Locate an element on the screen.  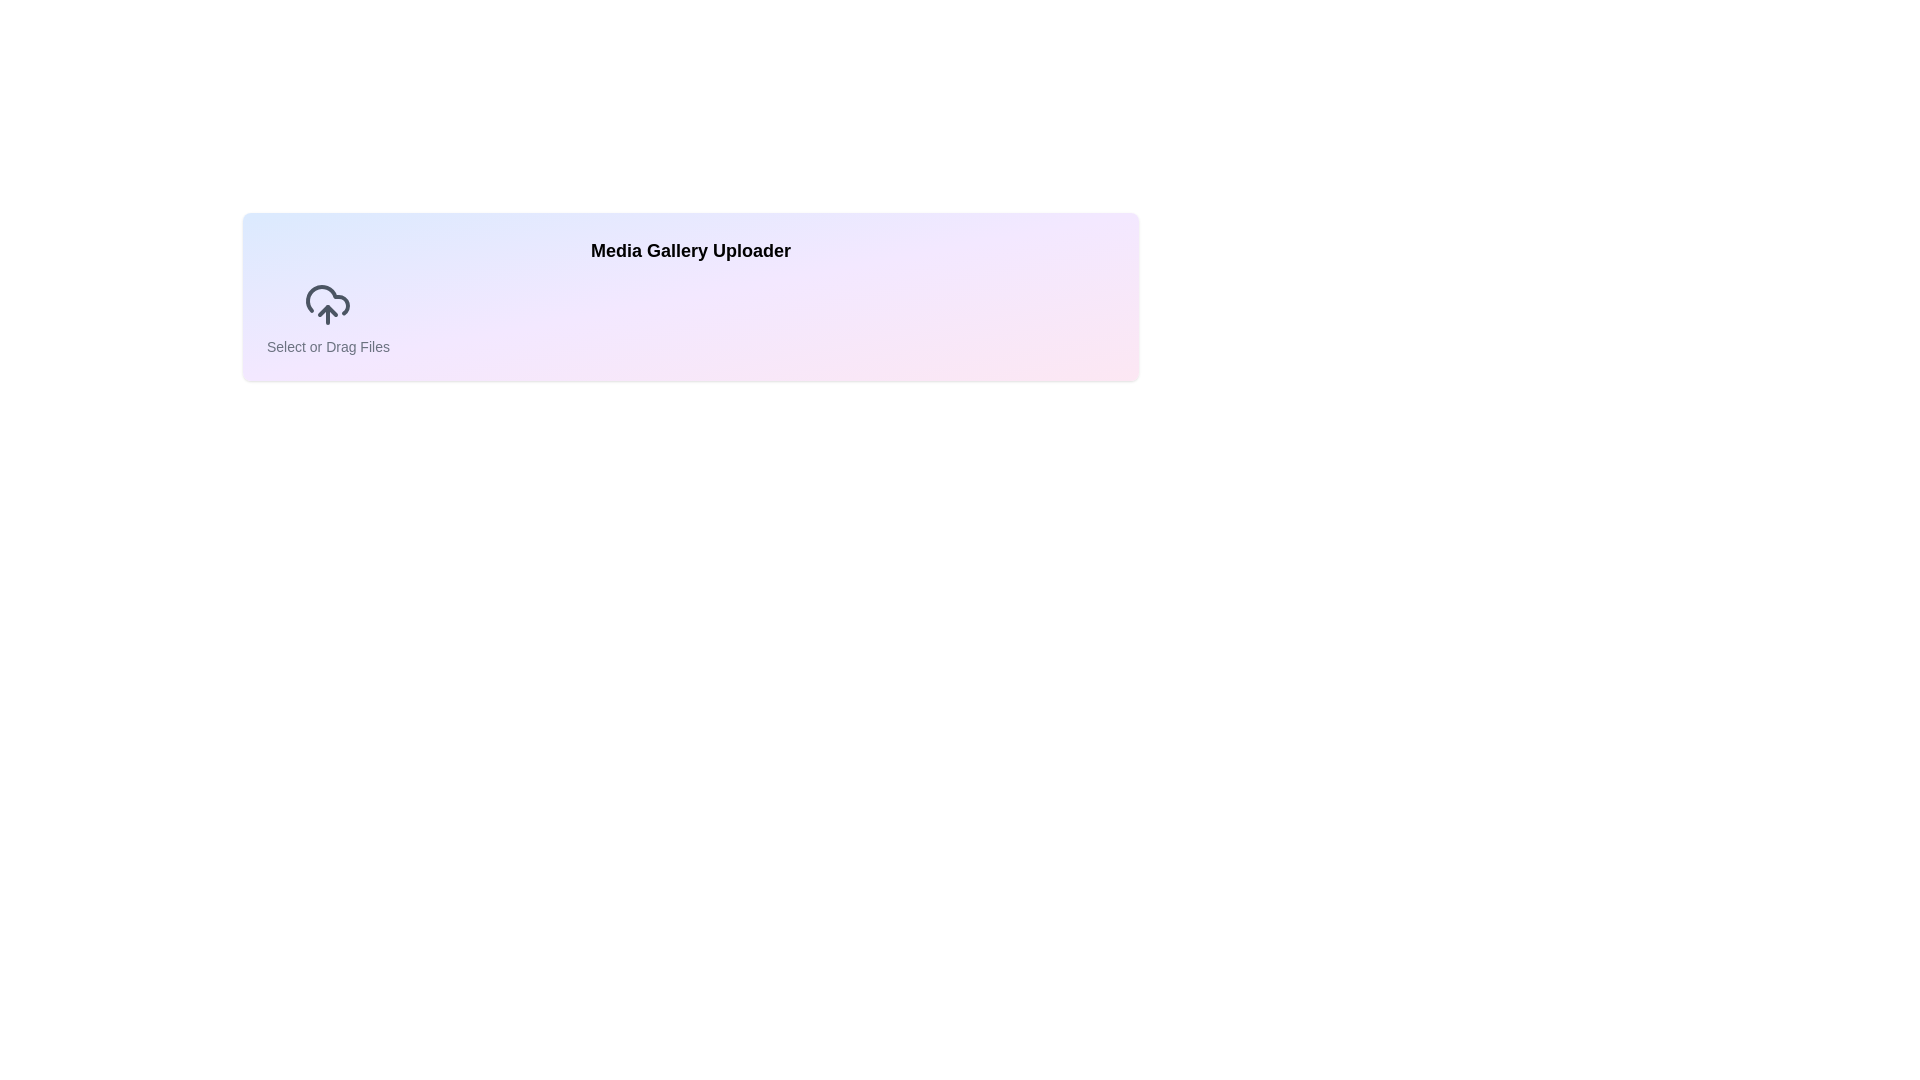
the static informational text that reads 'Select or Drag Files', which is styled in a smaller gray font and positioned underneath the upload icon is located at coordinates (328, 346).